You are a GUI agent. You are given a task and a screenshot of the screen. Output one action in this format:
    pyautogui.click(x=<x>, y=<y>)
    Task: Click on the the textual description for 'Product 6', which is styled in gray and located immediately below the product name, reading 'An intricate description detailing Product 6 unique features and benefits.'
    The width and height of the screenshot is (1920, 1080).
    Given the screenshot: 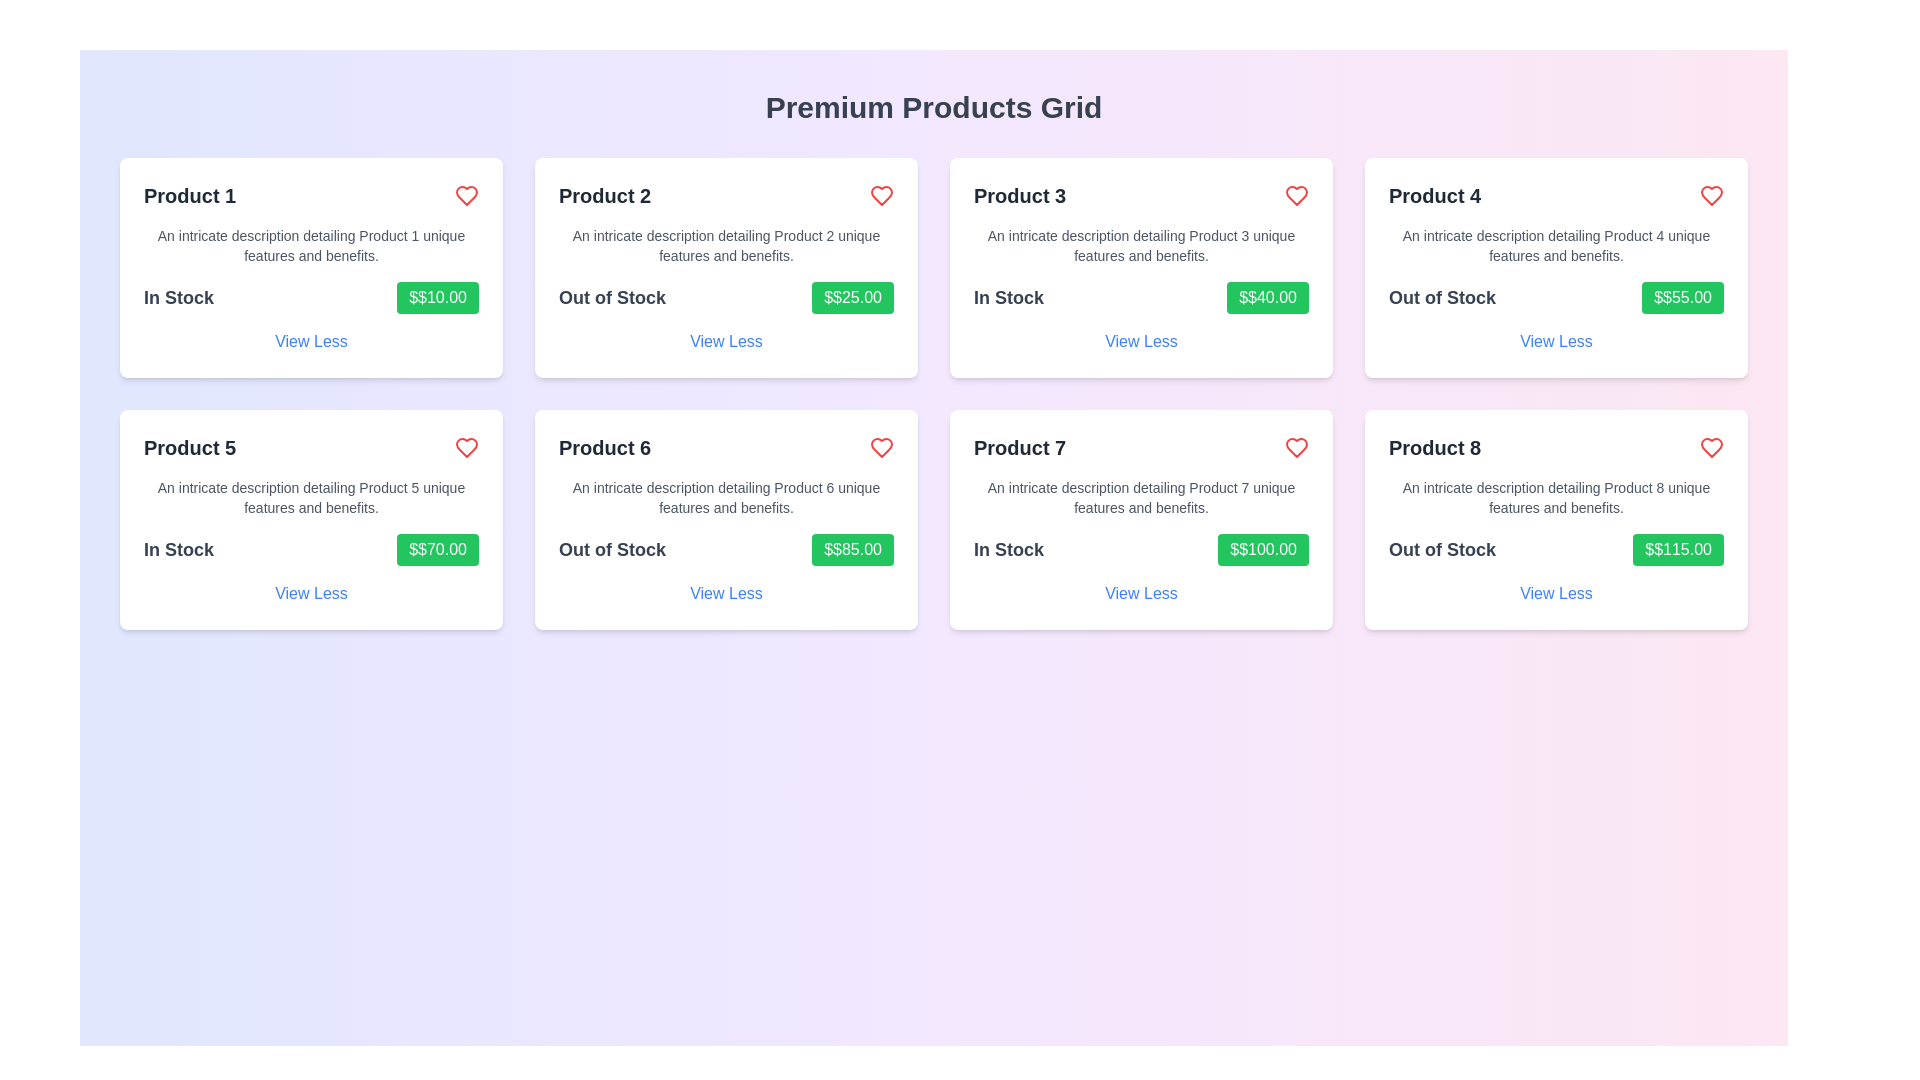 What is the action you would take?
    pyautogui.click(x=725, y=496)
    